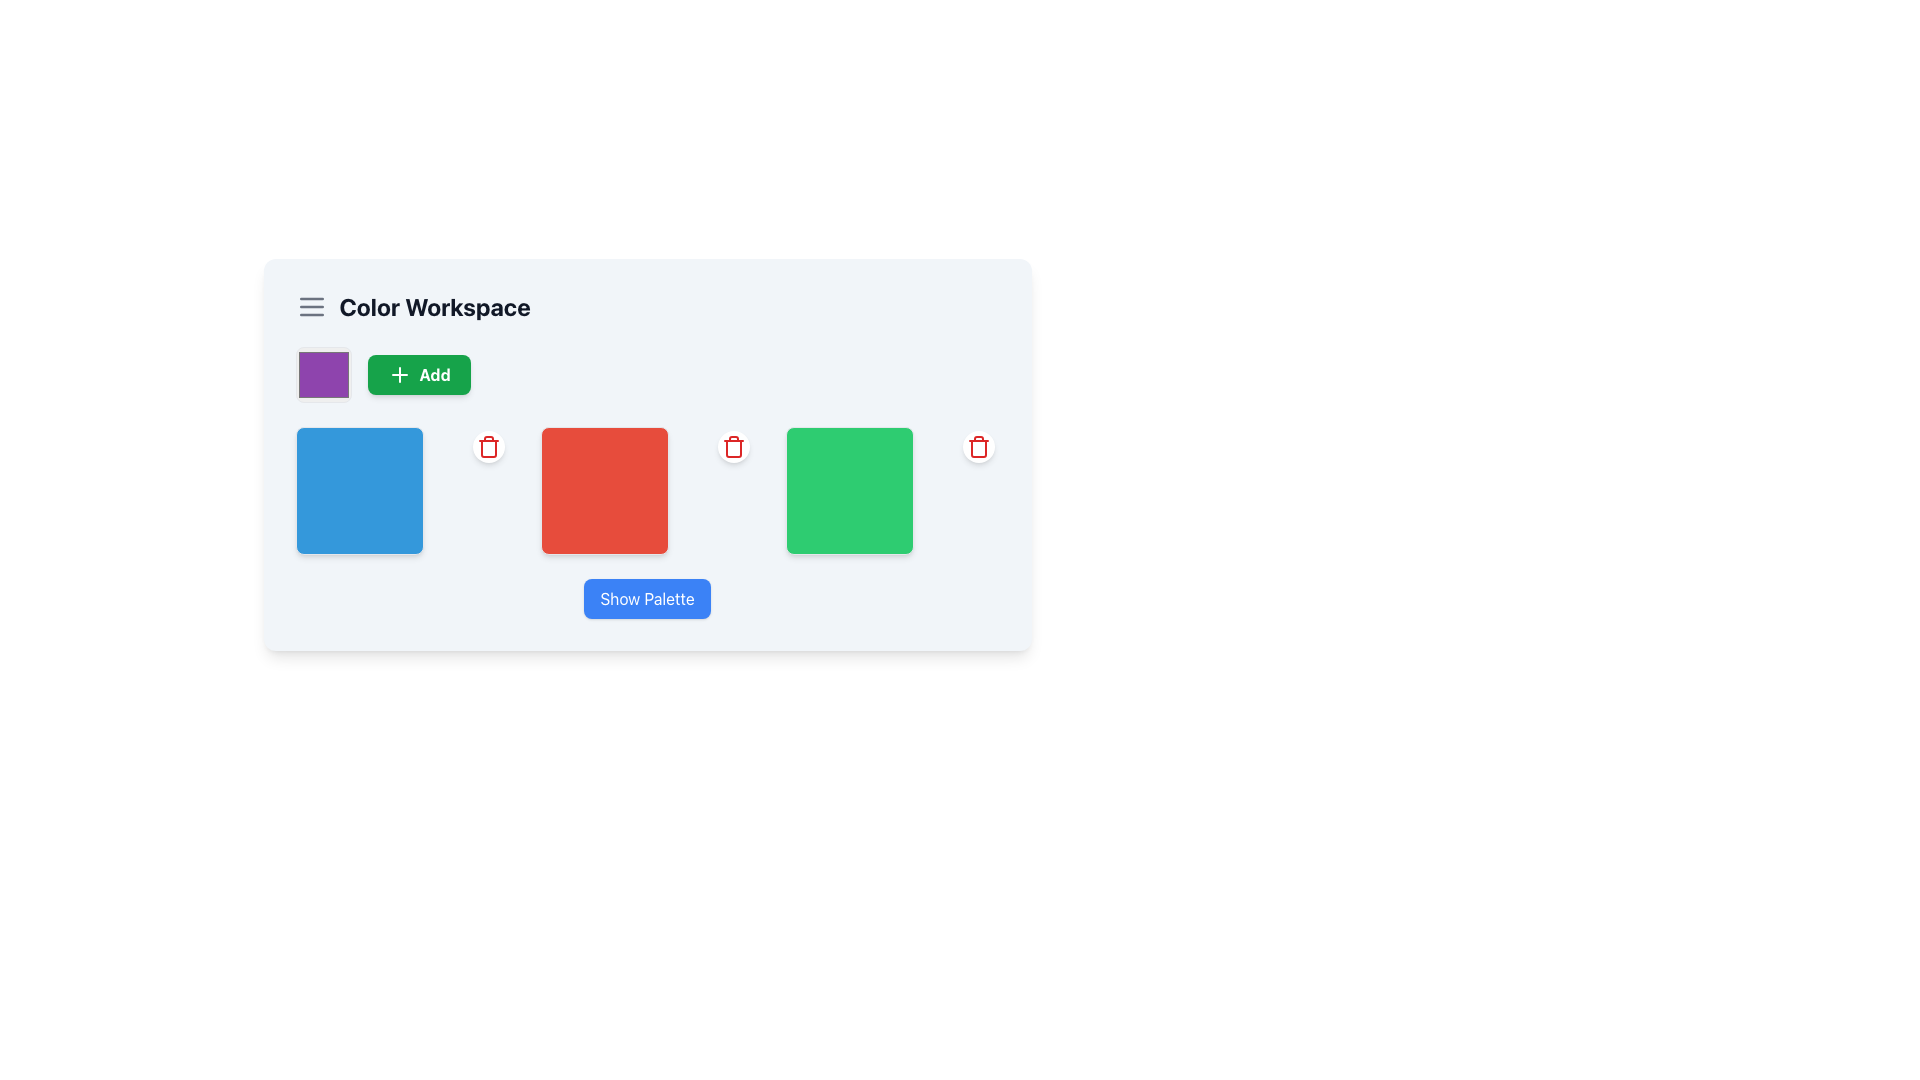  I want to click on the button located in the Color Workspace interface, positioned to the right of a purple color box and above the colored squares, so click(418, 374).